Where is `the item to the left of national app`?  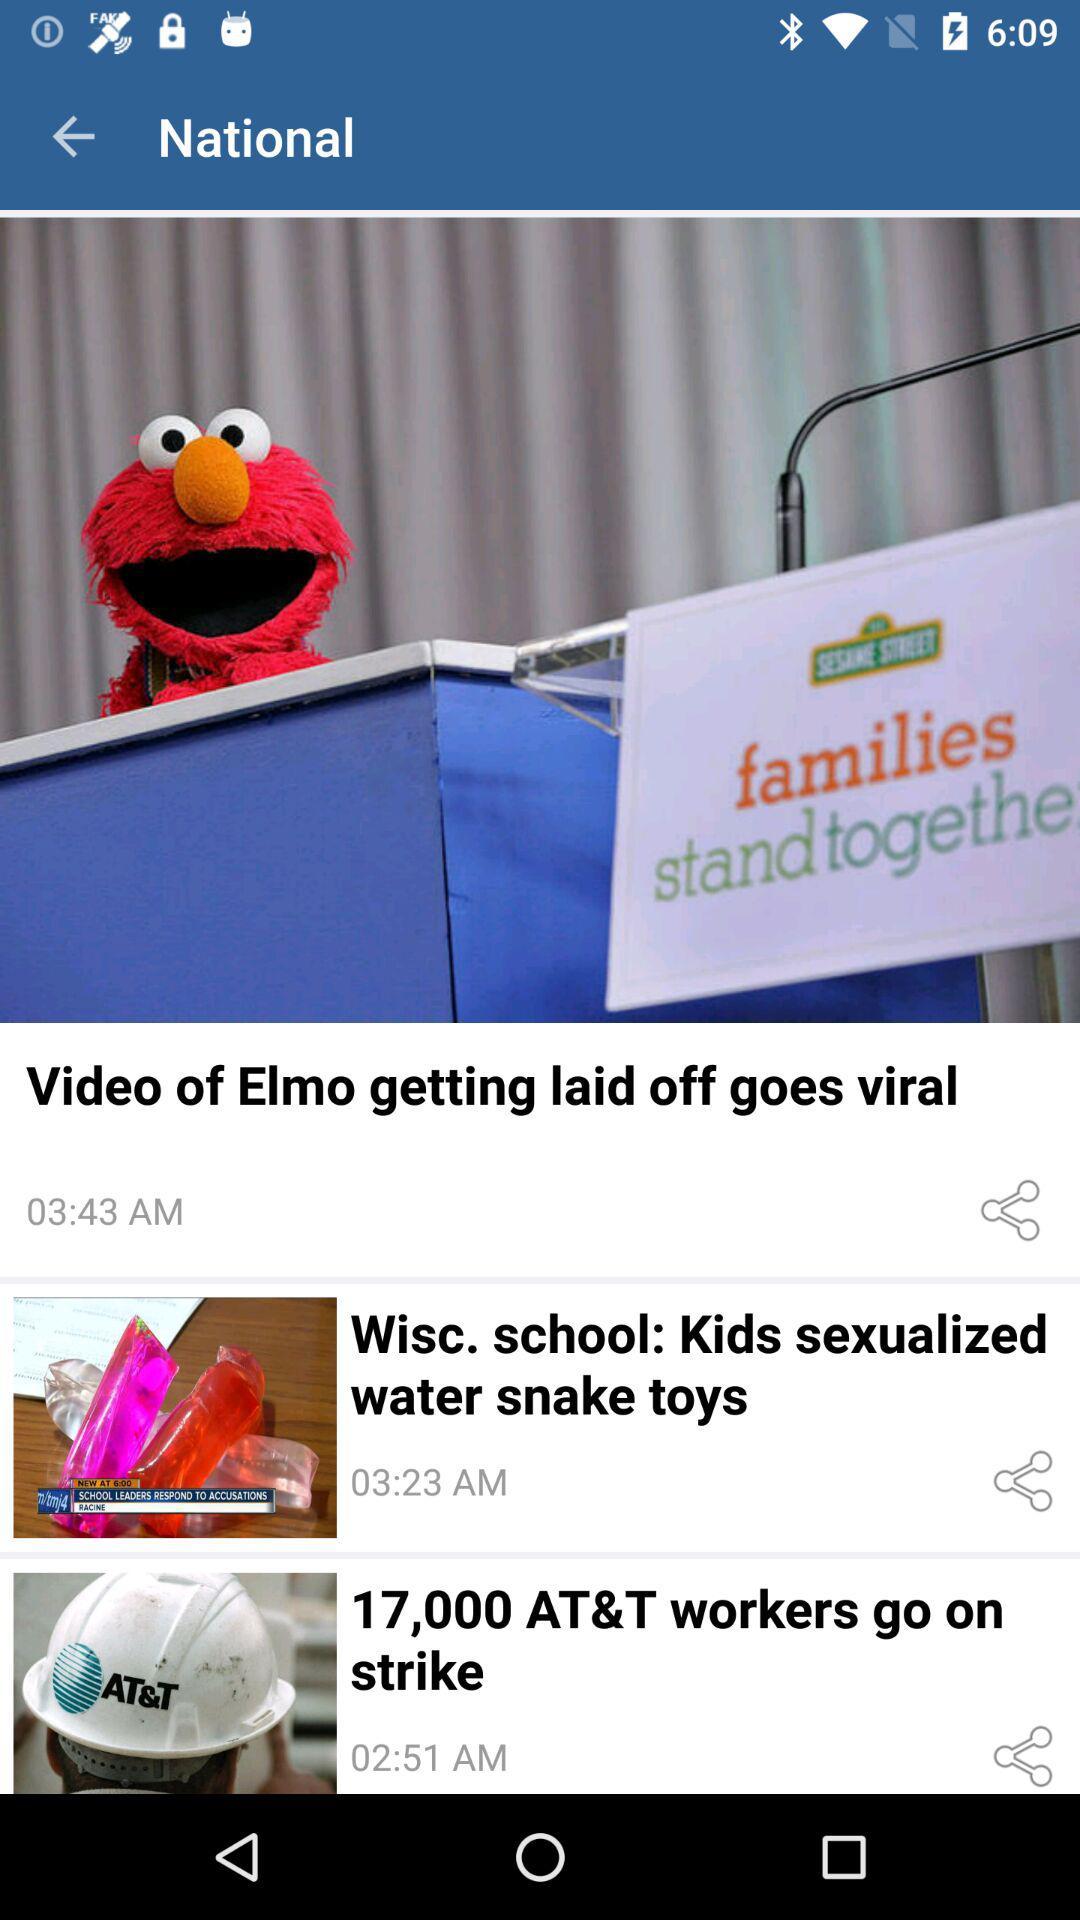
the item to the left of national app is located at coordinates (72, 135).